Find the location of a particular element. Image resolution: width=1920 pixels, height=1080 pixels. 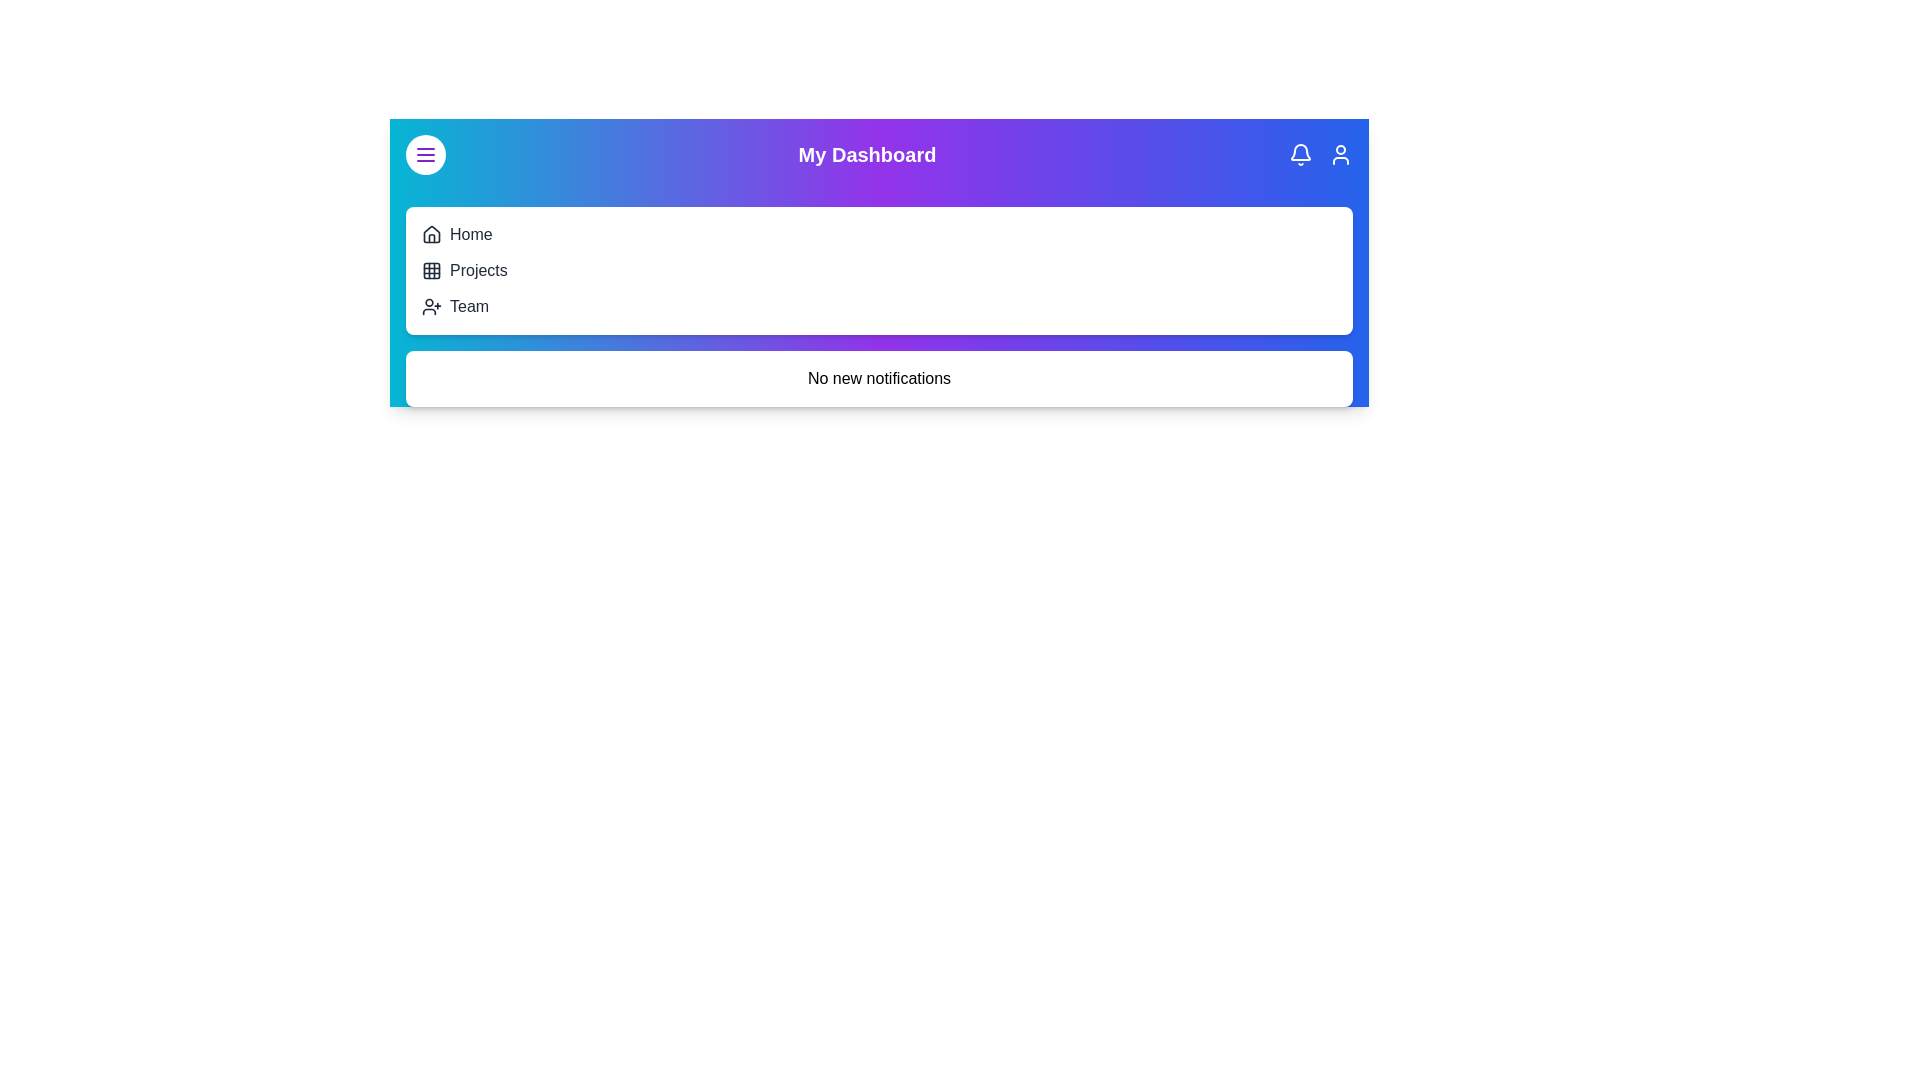

the 'Team' navigation item in the navigation menu is located at coordinates (468, 307).